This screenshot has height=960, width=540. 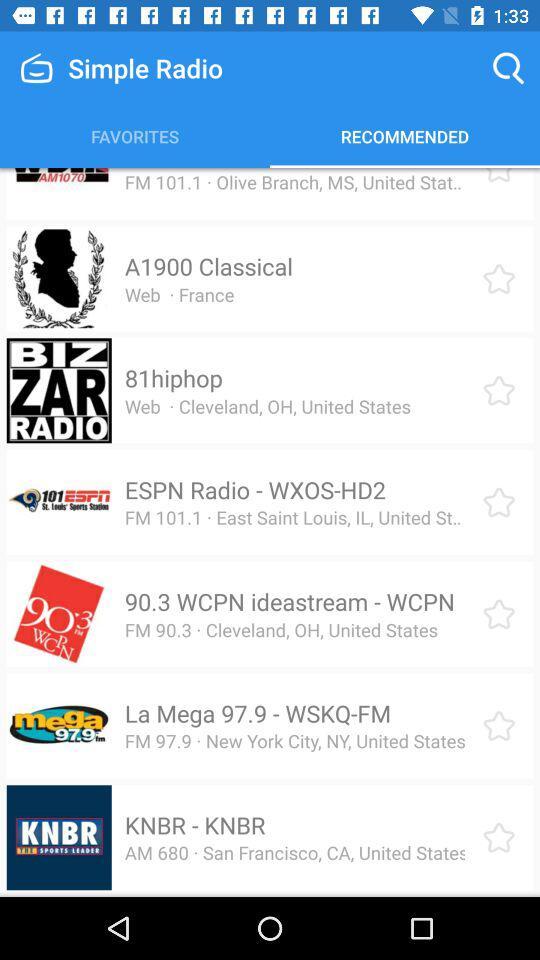 I want to click on la mega 97 icon, so click(x=258, y=713).